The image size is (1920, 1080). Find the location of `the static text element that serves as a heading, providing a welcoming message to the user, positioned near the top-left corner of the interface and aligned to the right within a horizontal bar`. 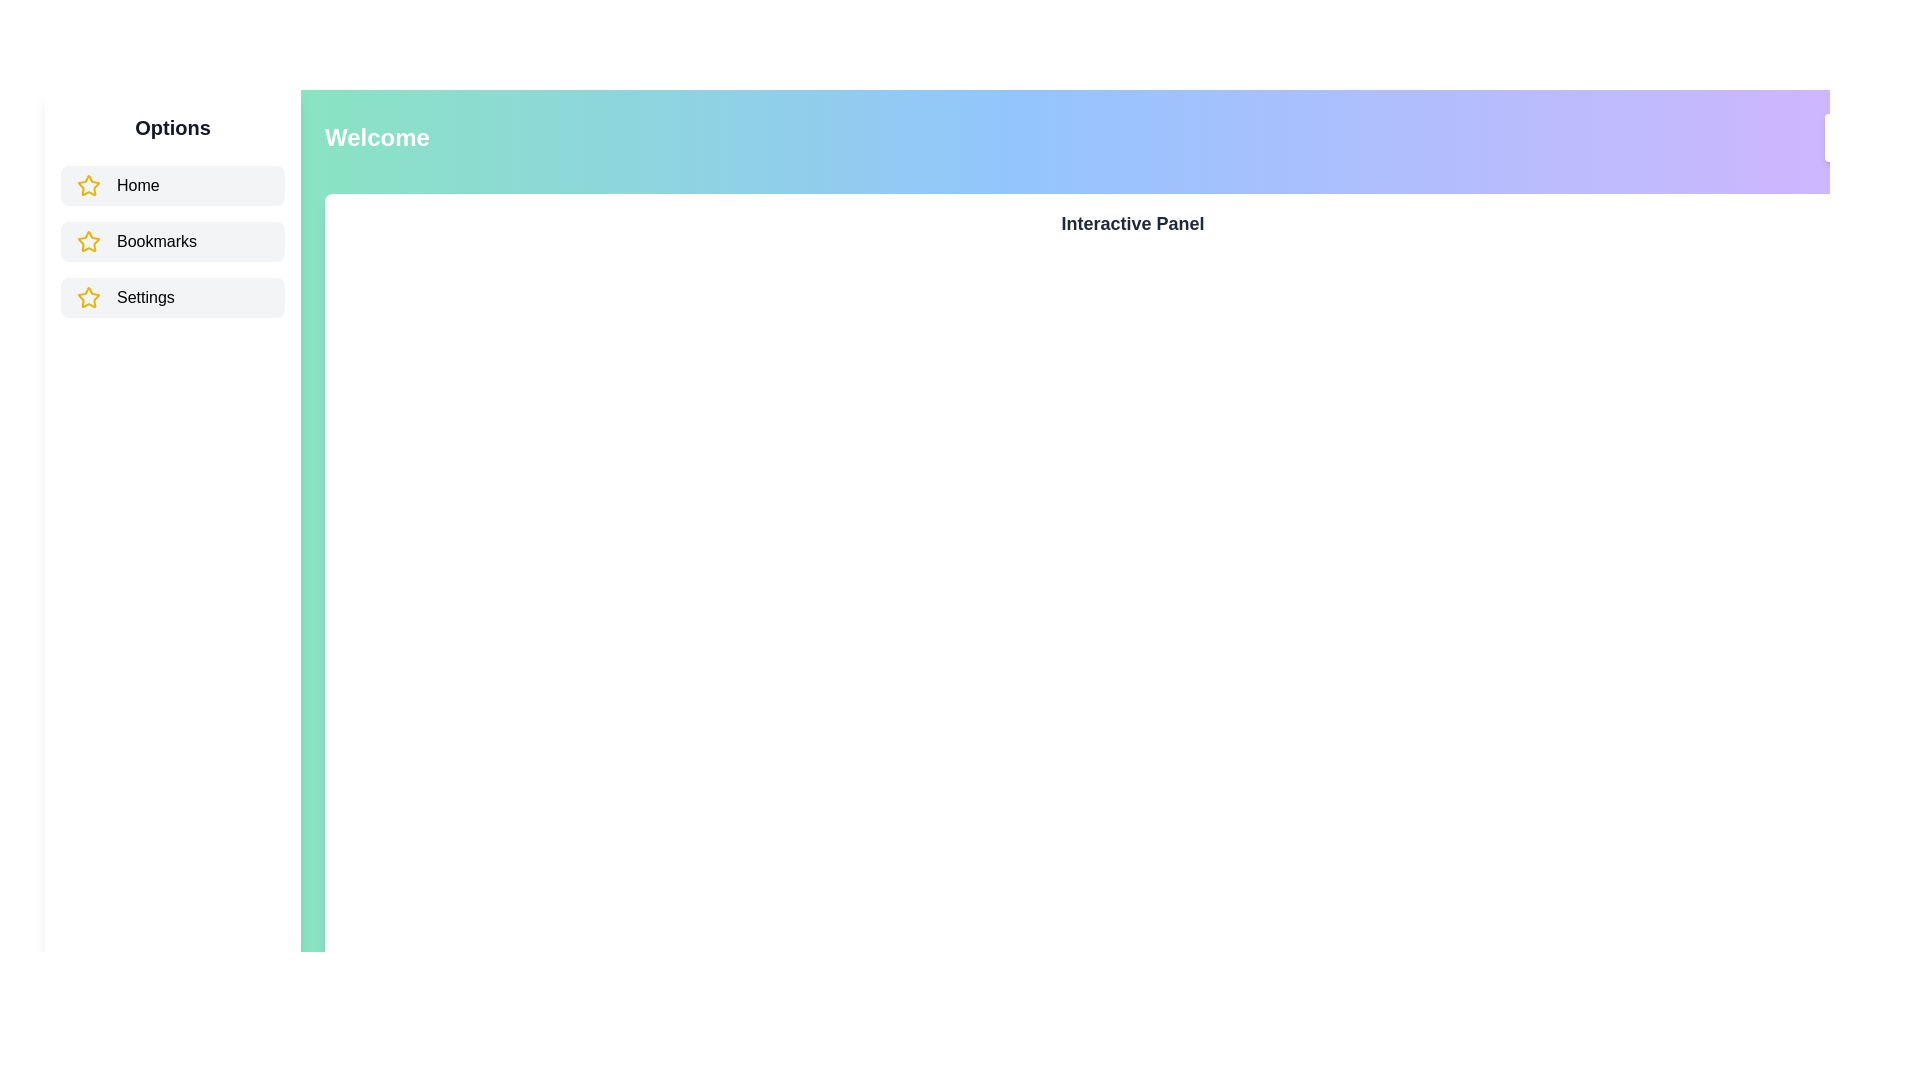

the static text element that serves as a heading, providing a welcoming message to the user, positioned near the top-left corner of the interface and aligned to the right within a horizontal bar is located at coordinates (377, 137).